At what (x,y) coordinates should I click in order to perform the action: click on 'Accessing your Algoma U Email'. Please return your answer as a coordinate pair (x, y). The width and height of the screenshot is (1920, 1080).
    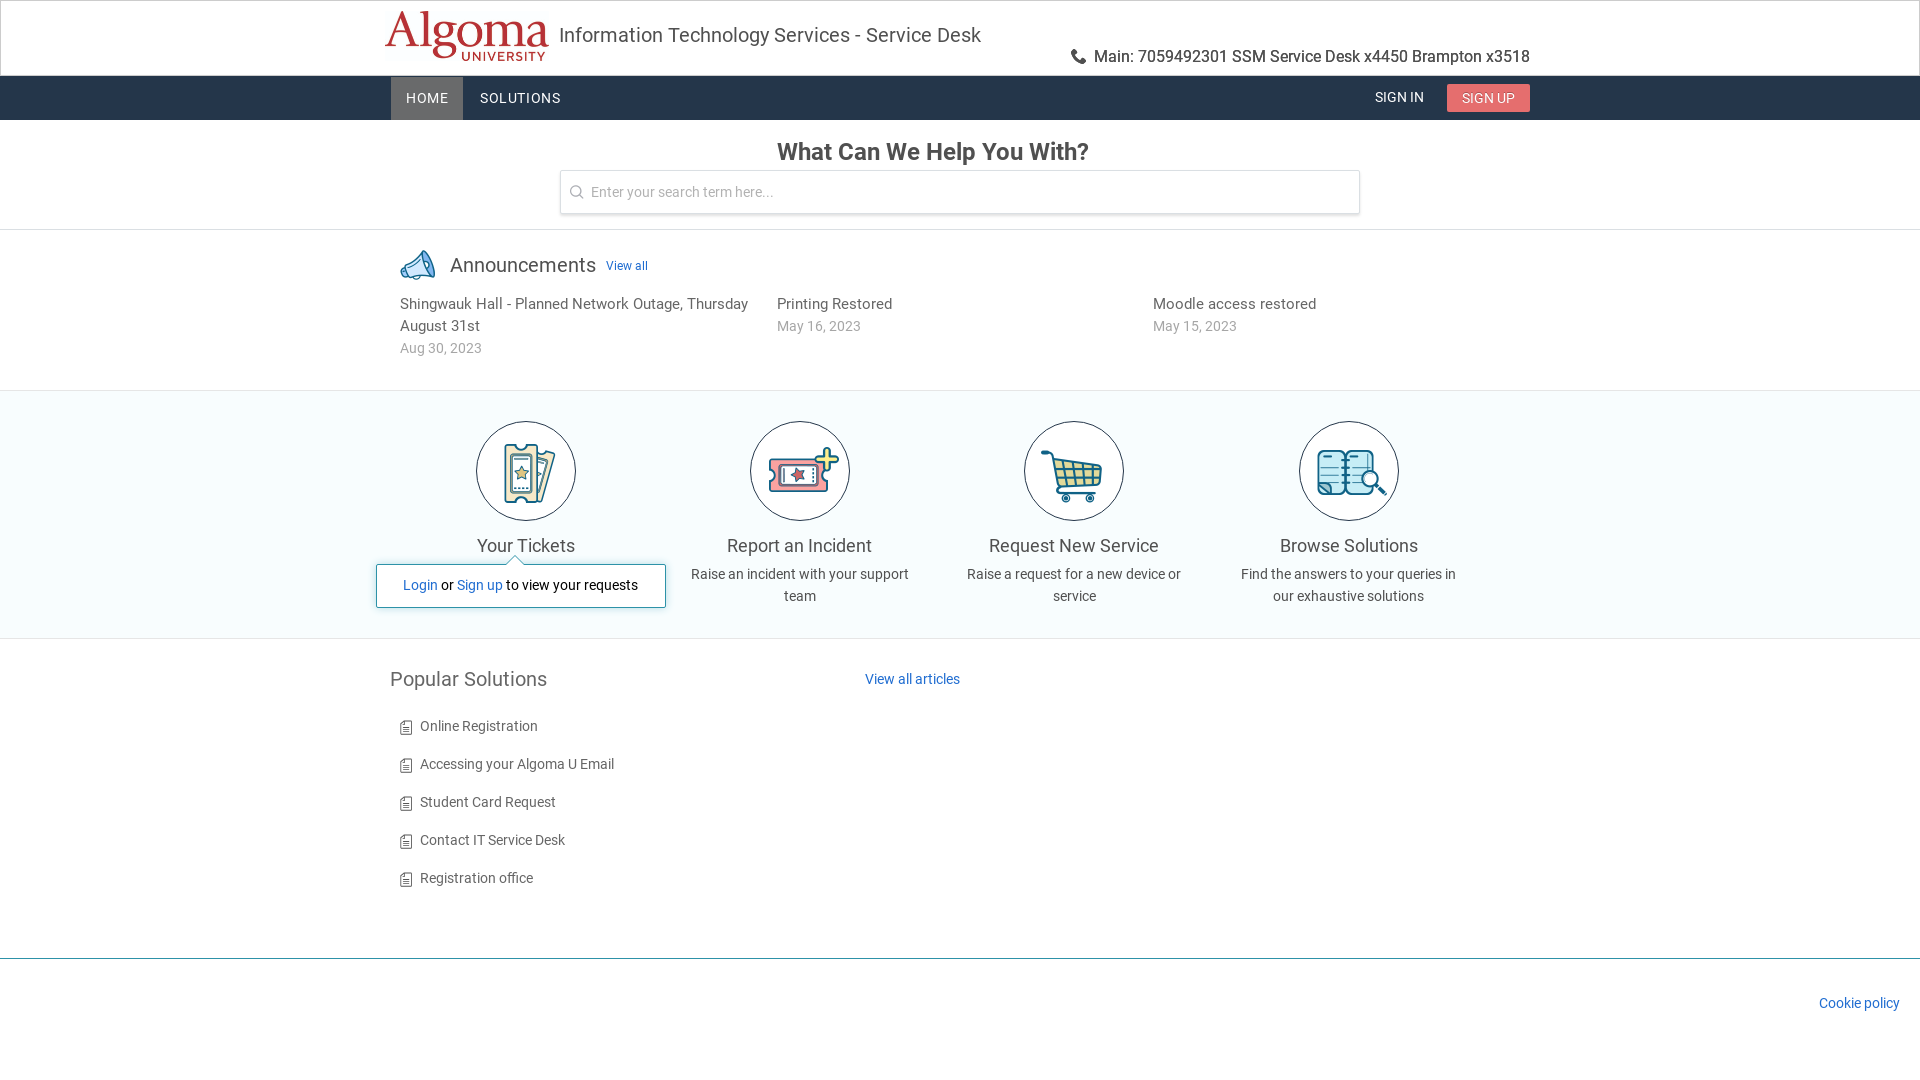
    Looking at the image, I should click on (419, 763).